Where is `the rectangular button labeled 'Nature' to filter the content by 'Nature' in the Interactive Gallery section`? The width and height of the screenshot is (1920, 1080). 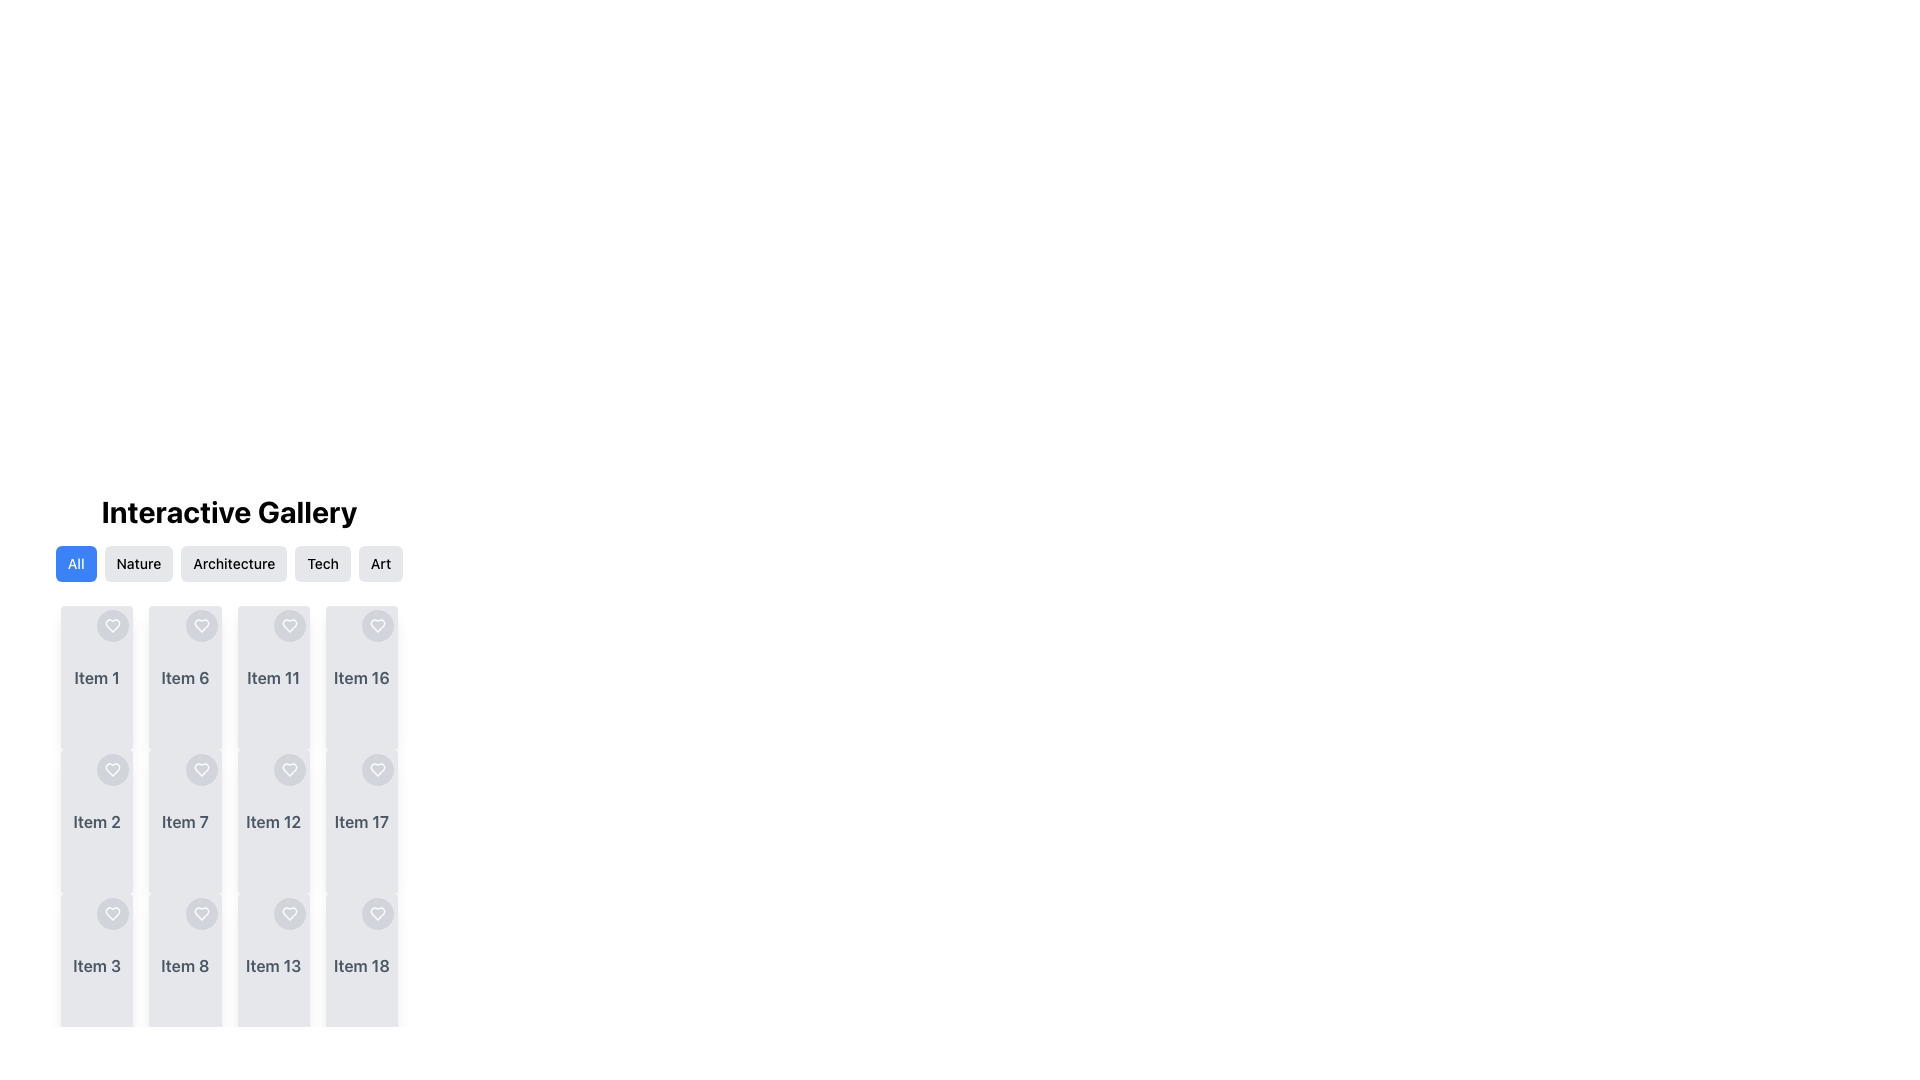
the rectangular button labeled 'Nature' to filter the content by 'Nature' in the Interactive Gallery section is located at coordinates (137, 563).